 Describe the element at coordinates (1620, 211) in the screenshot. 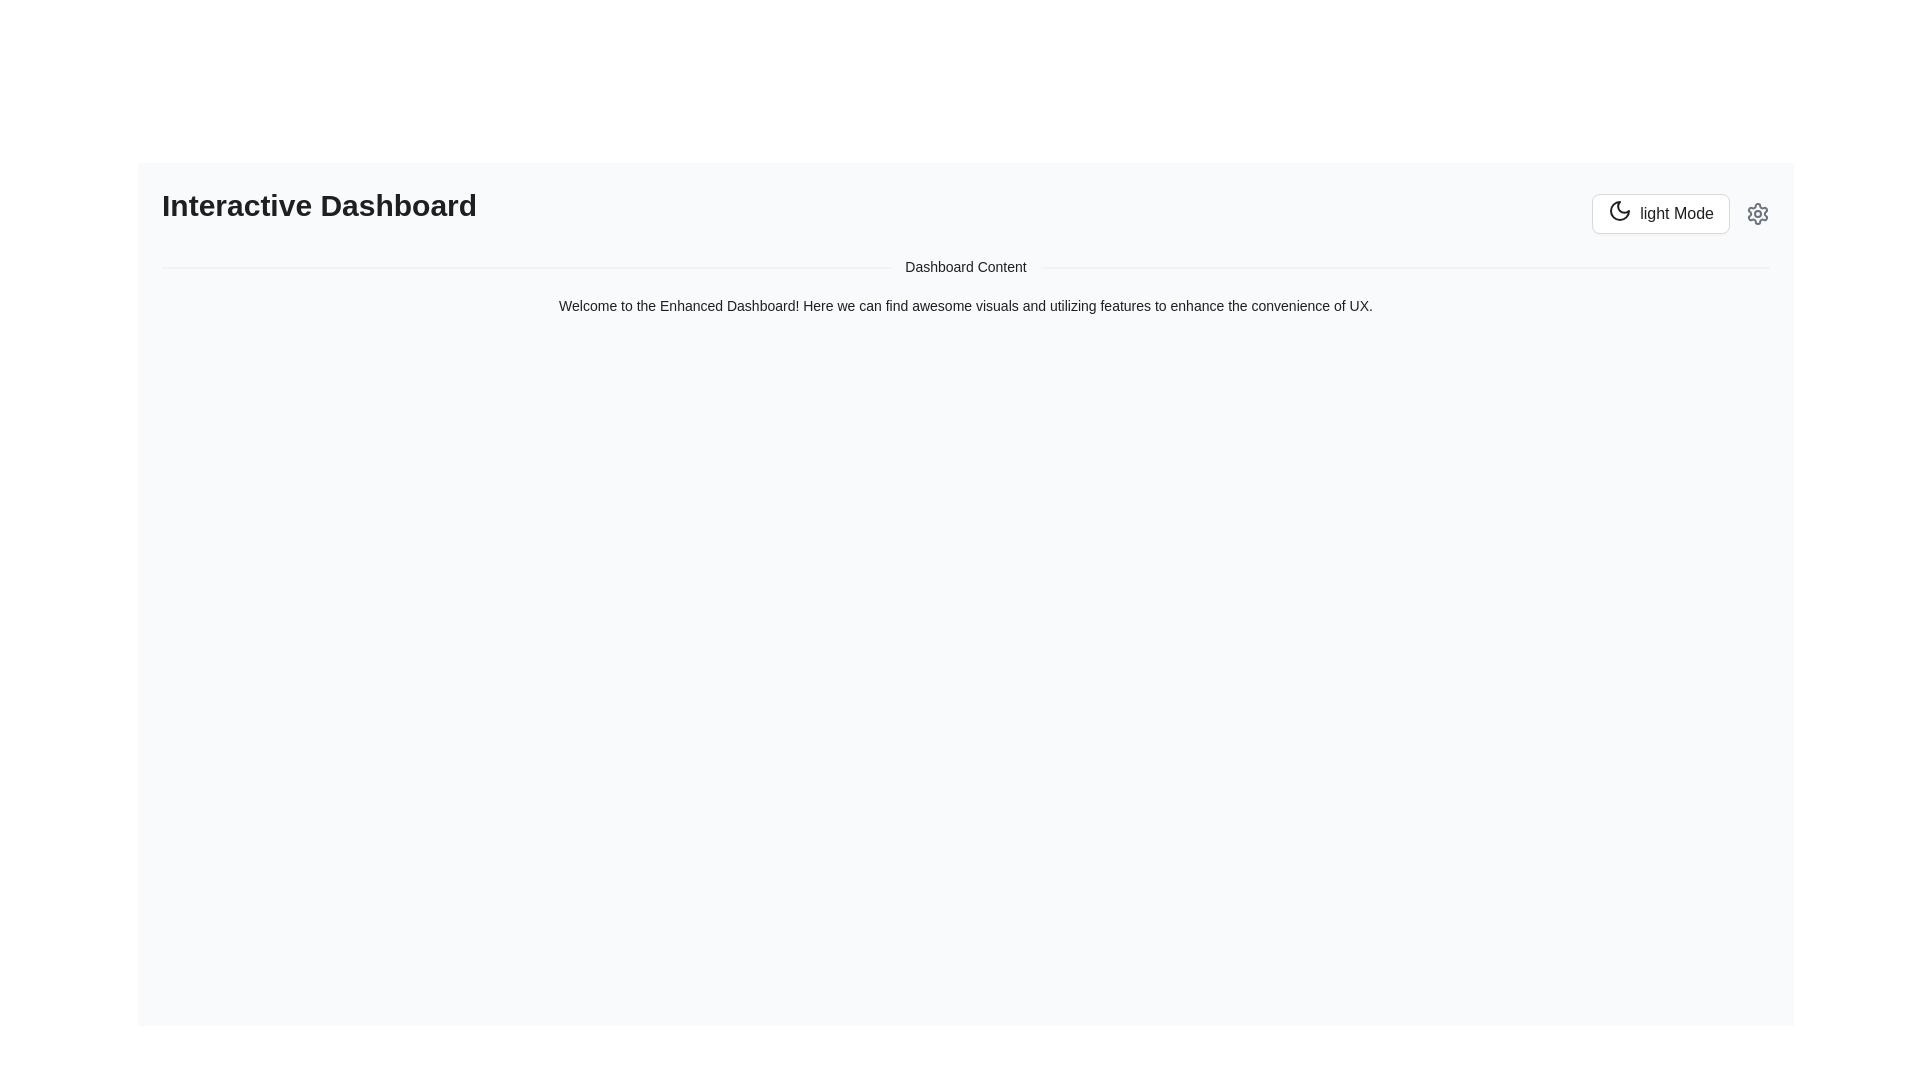

I see `the crescent moon icon located at the top-right corner of the interface next` at that location.